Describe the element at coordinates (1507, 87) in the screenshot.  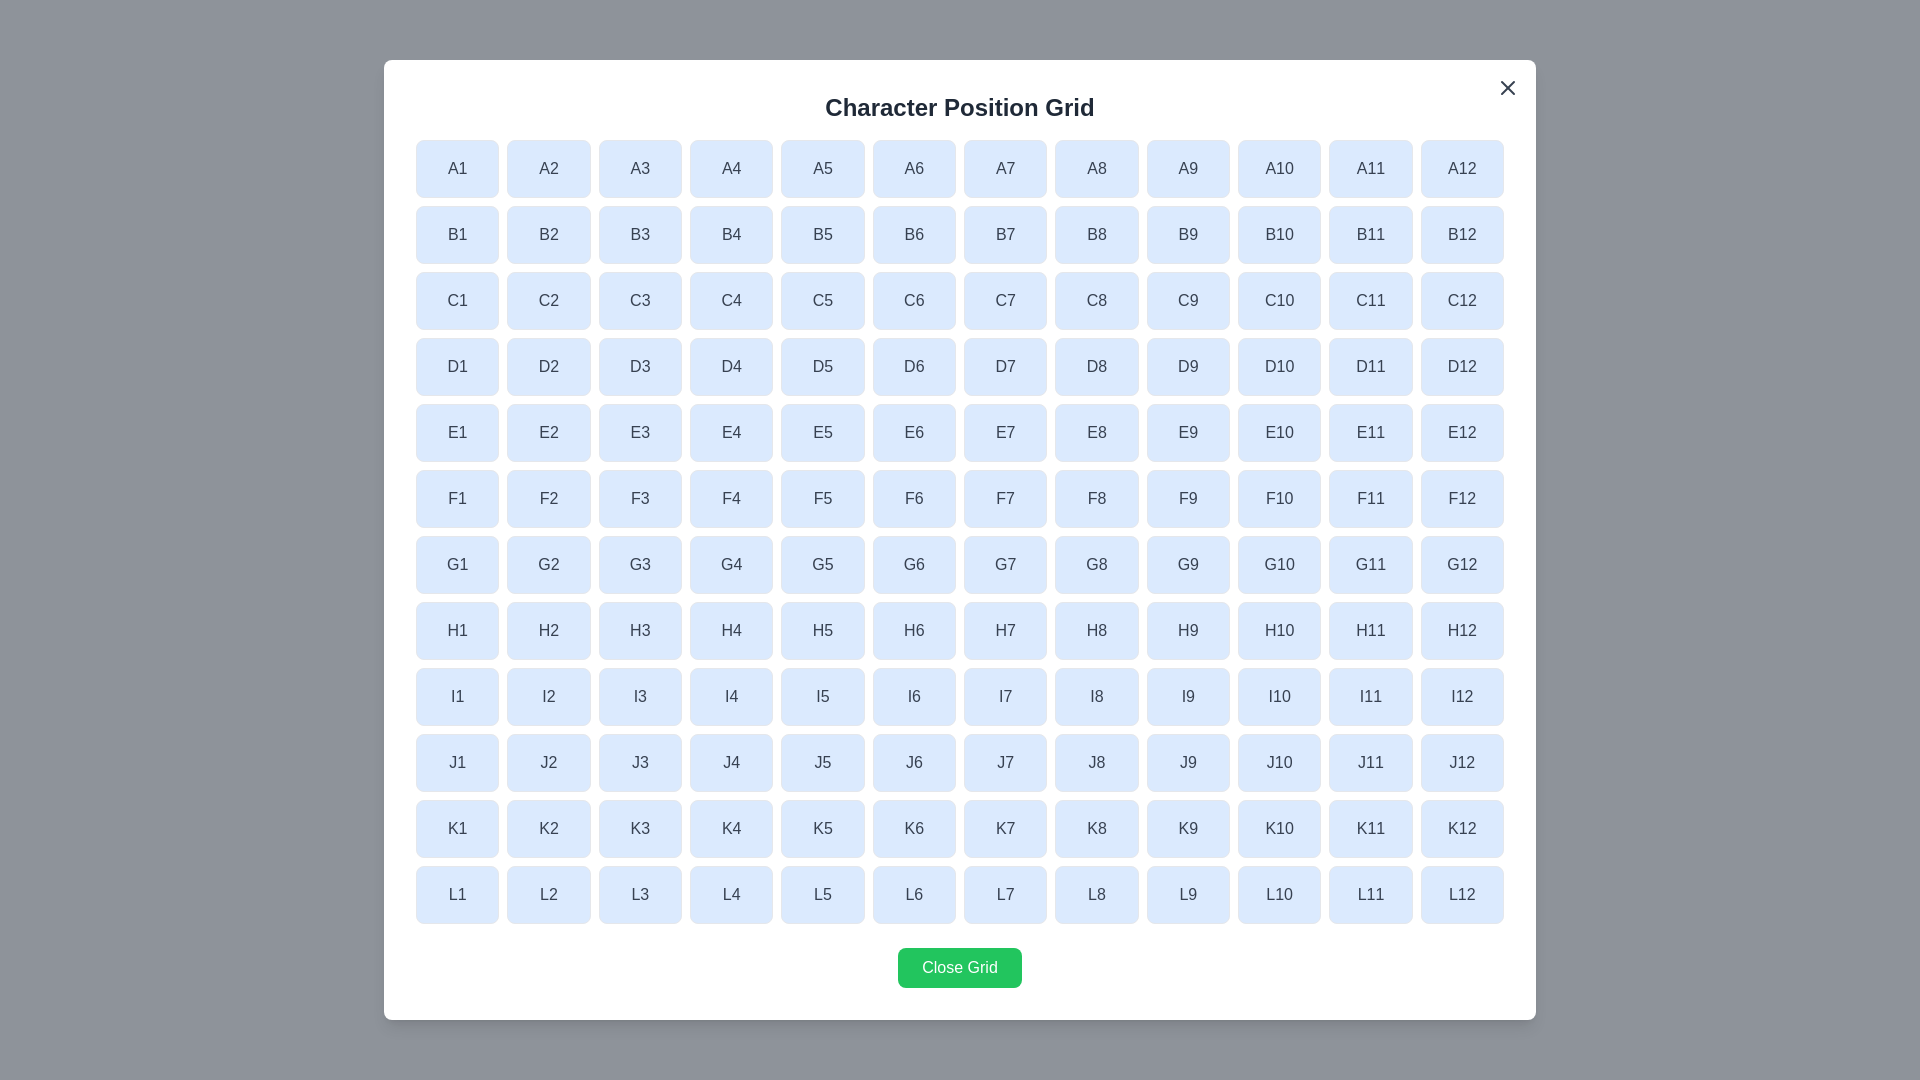
I see `close icon in the top right corner to close the dialog` at that location.